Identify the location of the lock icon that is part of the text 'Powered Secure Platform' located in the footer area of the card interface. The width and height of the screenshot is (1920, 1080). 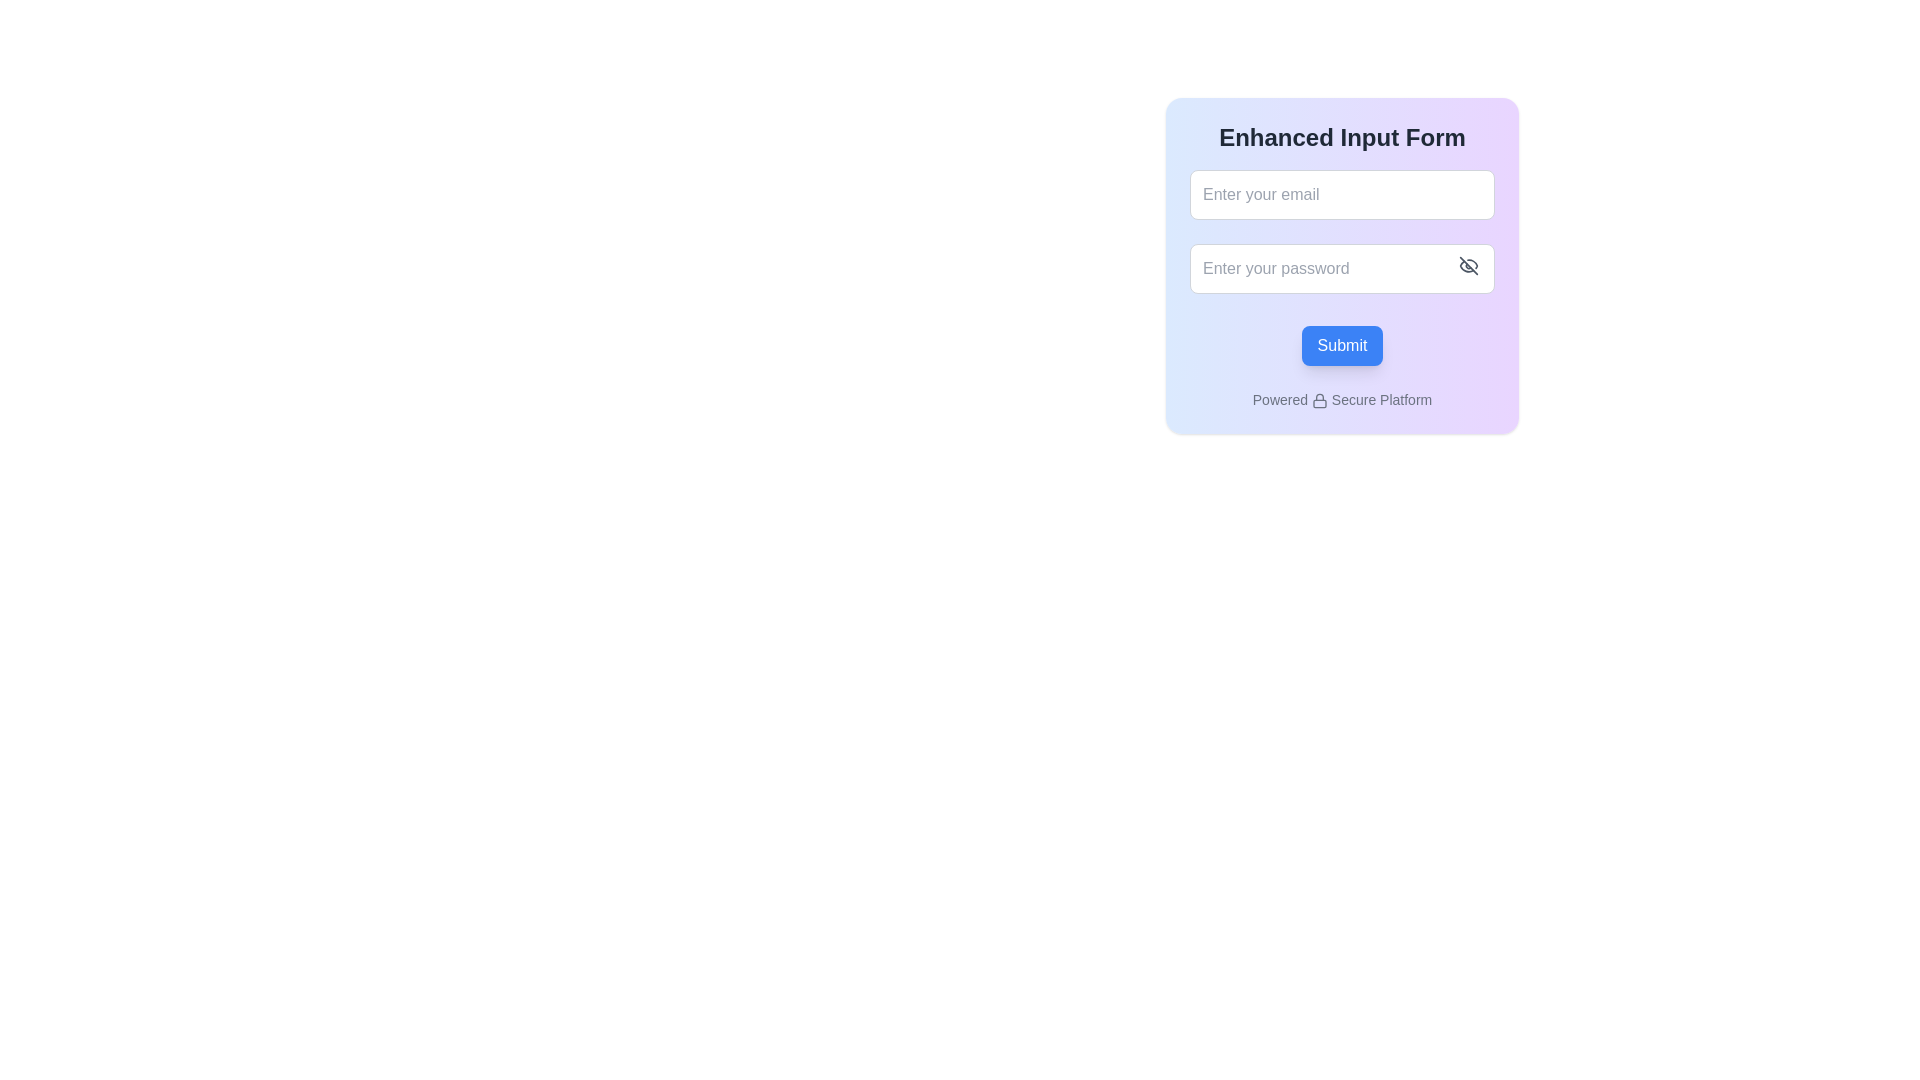
(1320, 401).